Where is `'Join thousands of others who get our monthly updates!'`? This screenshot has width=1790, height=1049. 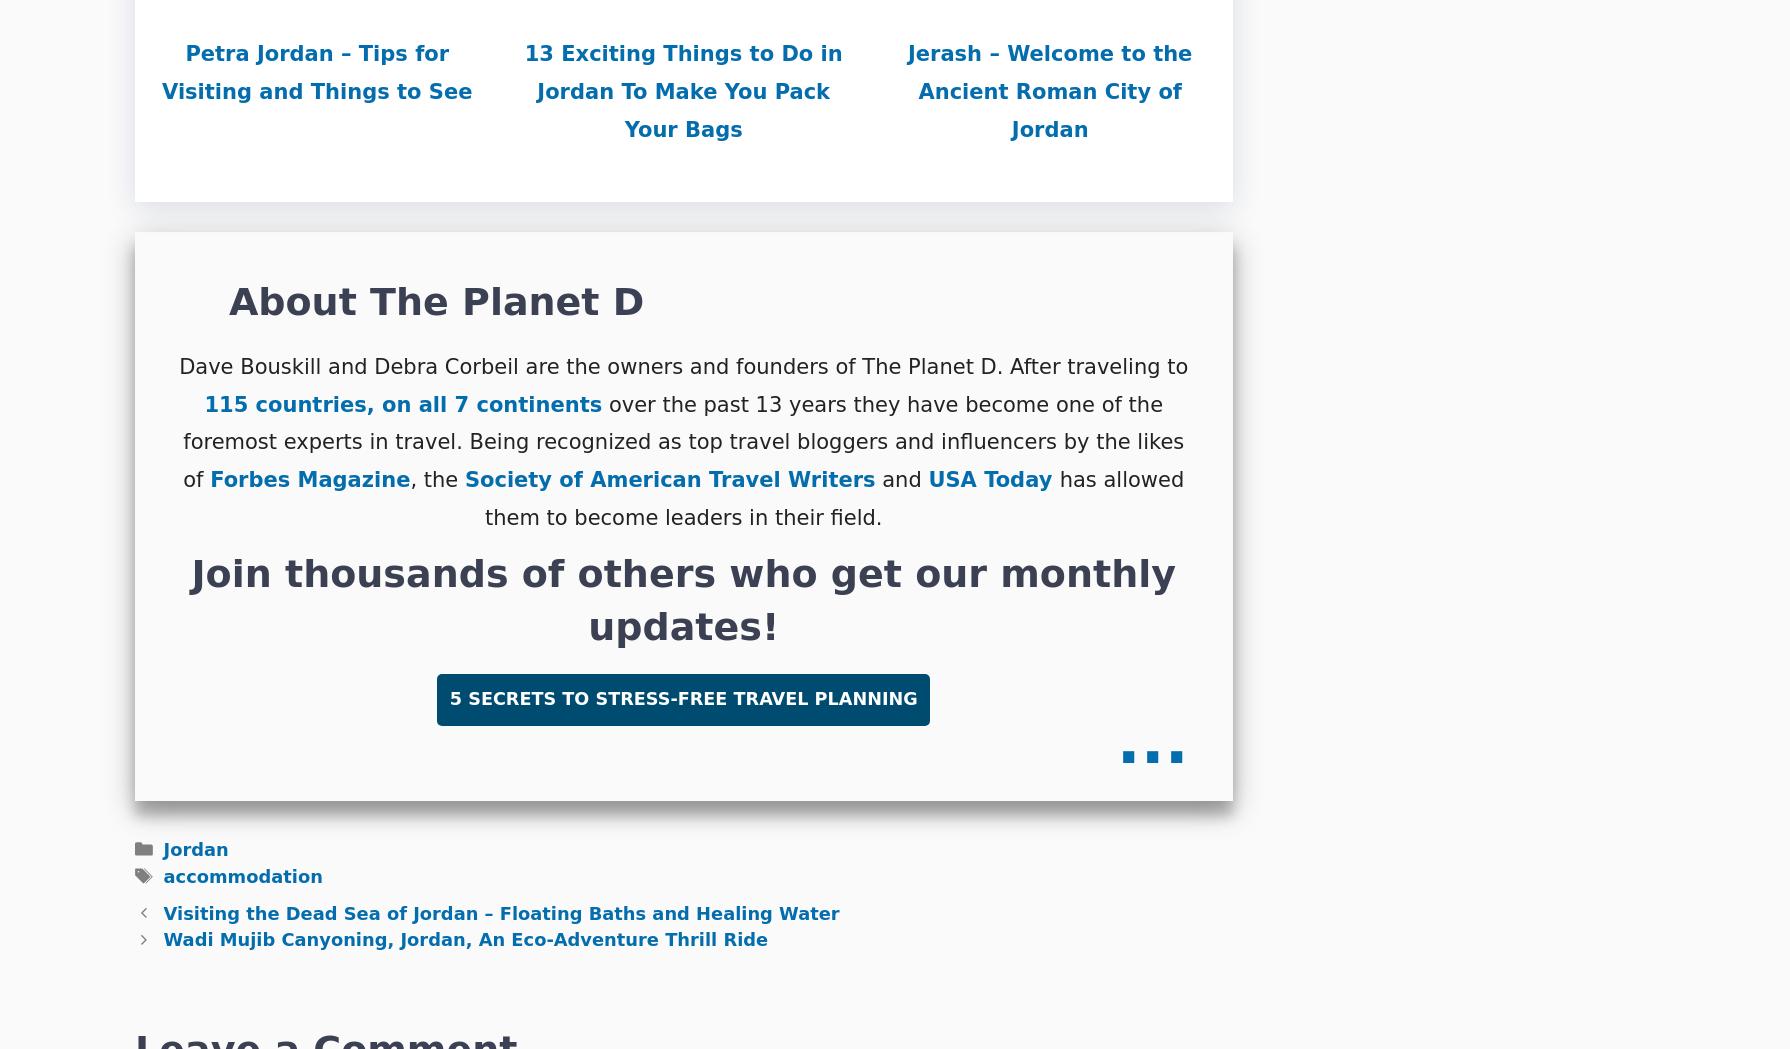
'Join thousands of others who get our monthly updates!' is located at coordinates (190, 599).